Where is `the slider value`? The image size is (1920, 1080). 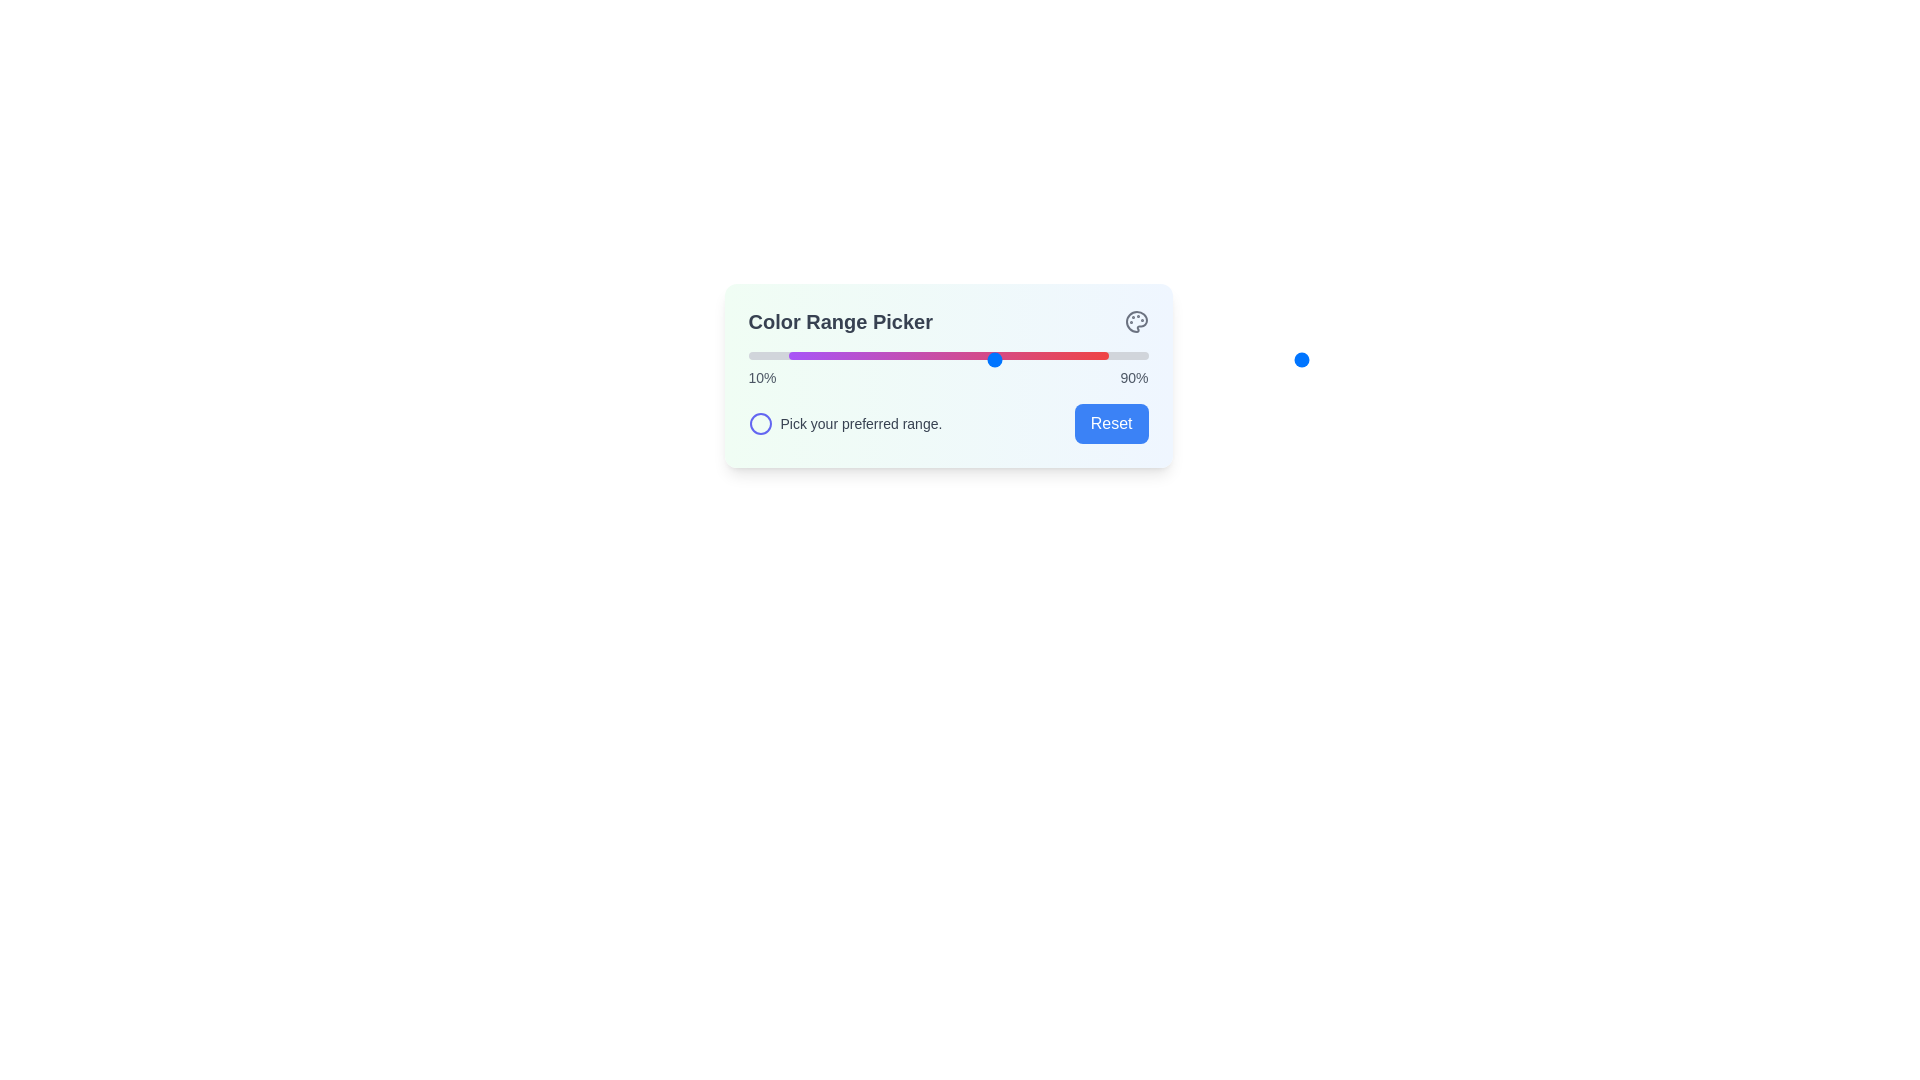 the slider value is located at coordinates (1113, 354).